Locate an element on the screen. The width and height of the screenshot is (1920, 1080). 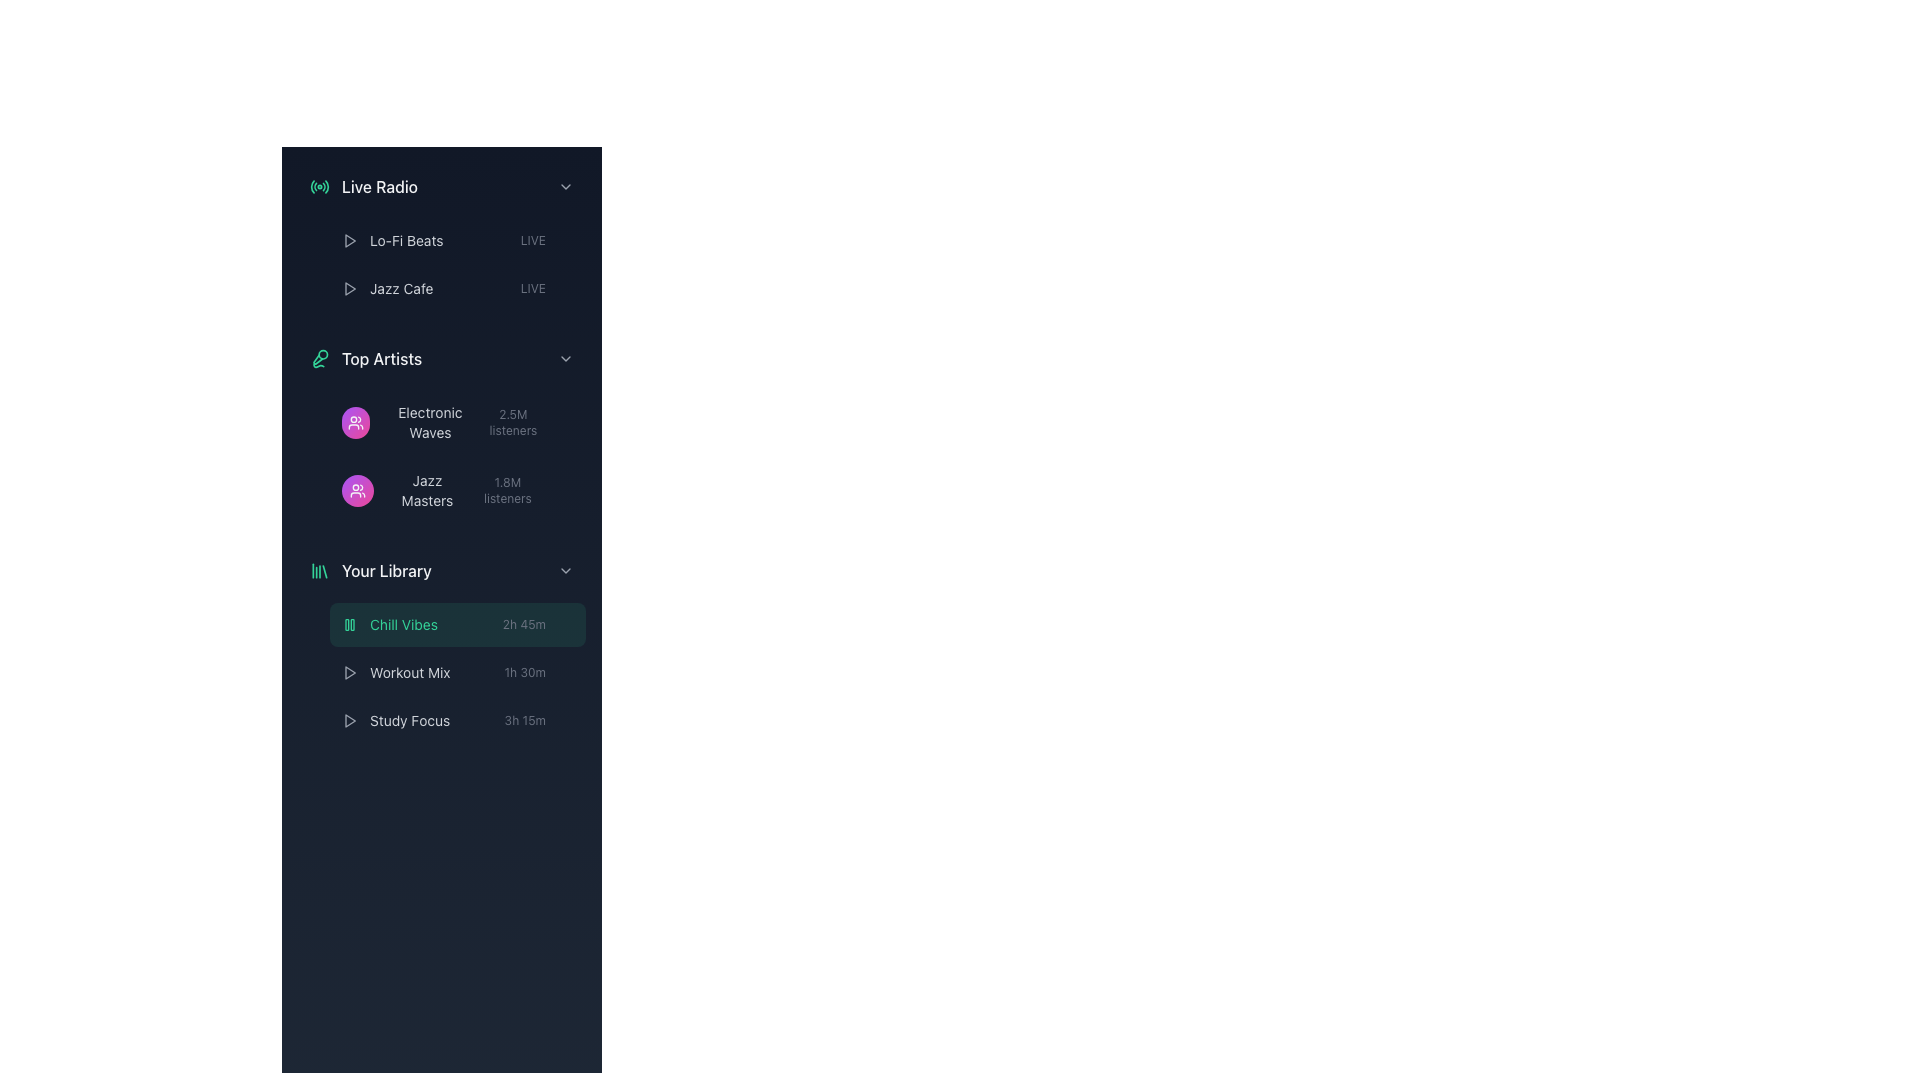
the 'Study Focus' text label, which is the third item under the 'Your Library' section in the sidebar, positioned below 'Workout Mix' and 'Chill Vibes' is located at coordinates (409, 721).